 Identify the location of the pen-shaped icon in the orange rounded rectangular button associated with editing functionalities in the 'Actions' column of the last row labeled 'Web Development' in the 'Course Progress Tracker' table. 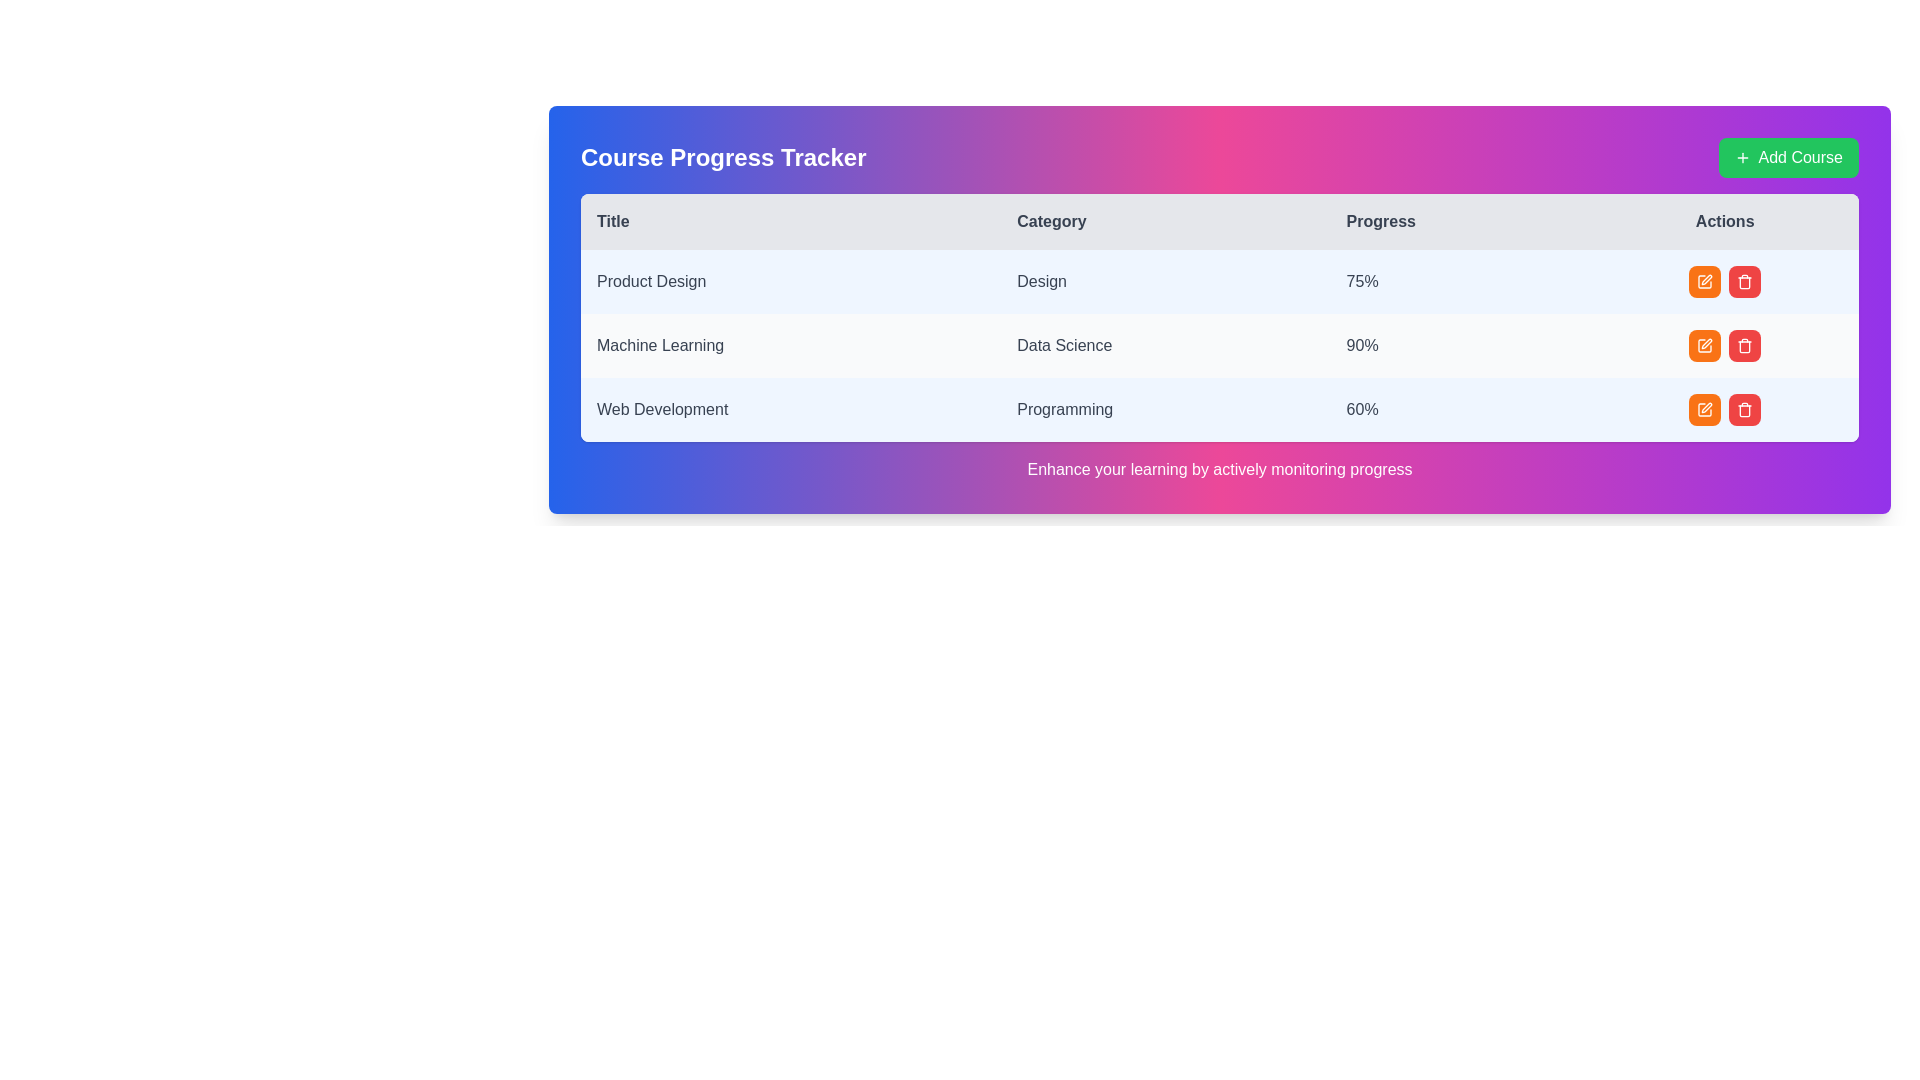
(1704, 408).